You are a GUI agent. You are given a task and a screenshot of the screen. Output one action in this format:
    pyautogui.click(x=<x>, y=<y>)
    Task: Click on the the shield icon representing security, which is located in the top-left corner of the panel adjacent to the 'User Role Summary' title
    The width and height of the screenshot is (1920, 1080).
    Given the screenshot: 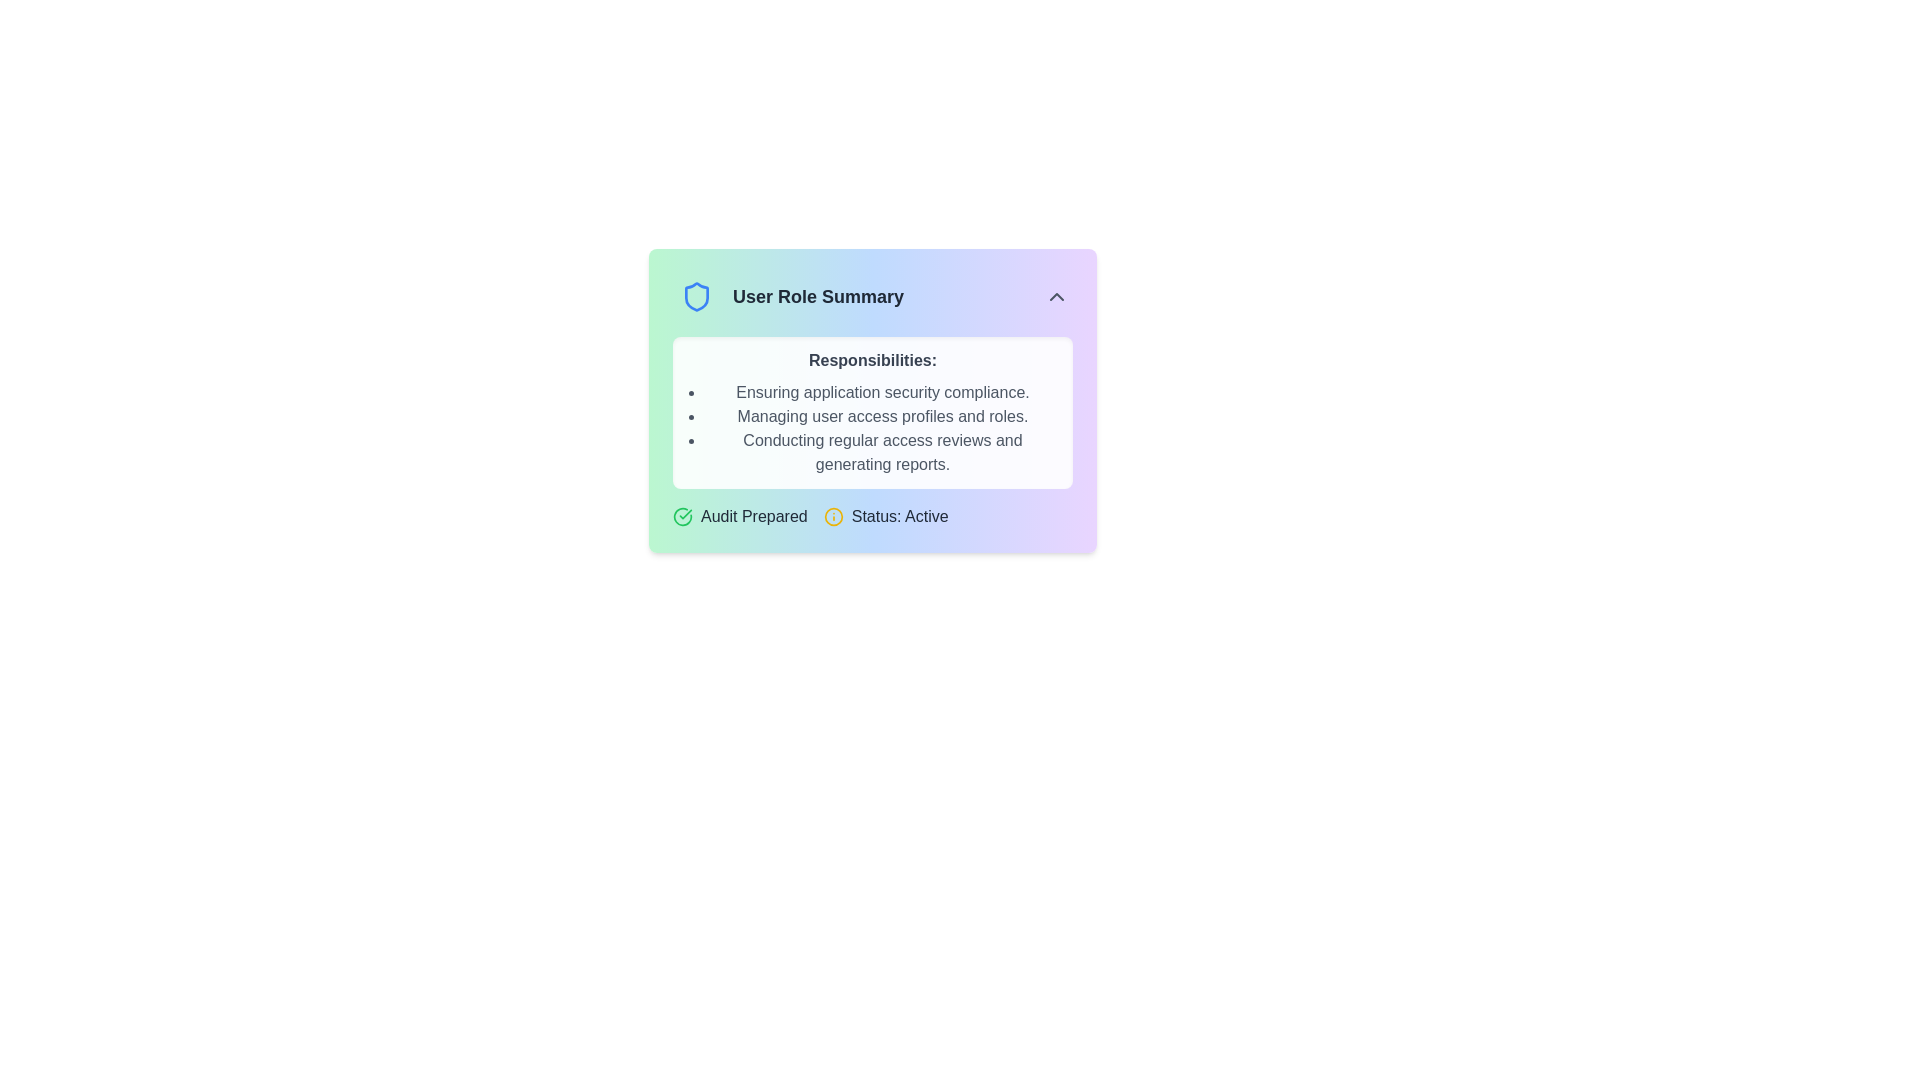 What is the action you would take?
    pyautogui.click(x=696, y=297)
    